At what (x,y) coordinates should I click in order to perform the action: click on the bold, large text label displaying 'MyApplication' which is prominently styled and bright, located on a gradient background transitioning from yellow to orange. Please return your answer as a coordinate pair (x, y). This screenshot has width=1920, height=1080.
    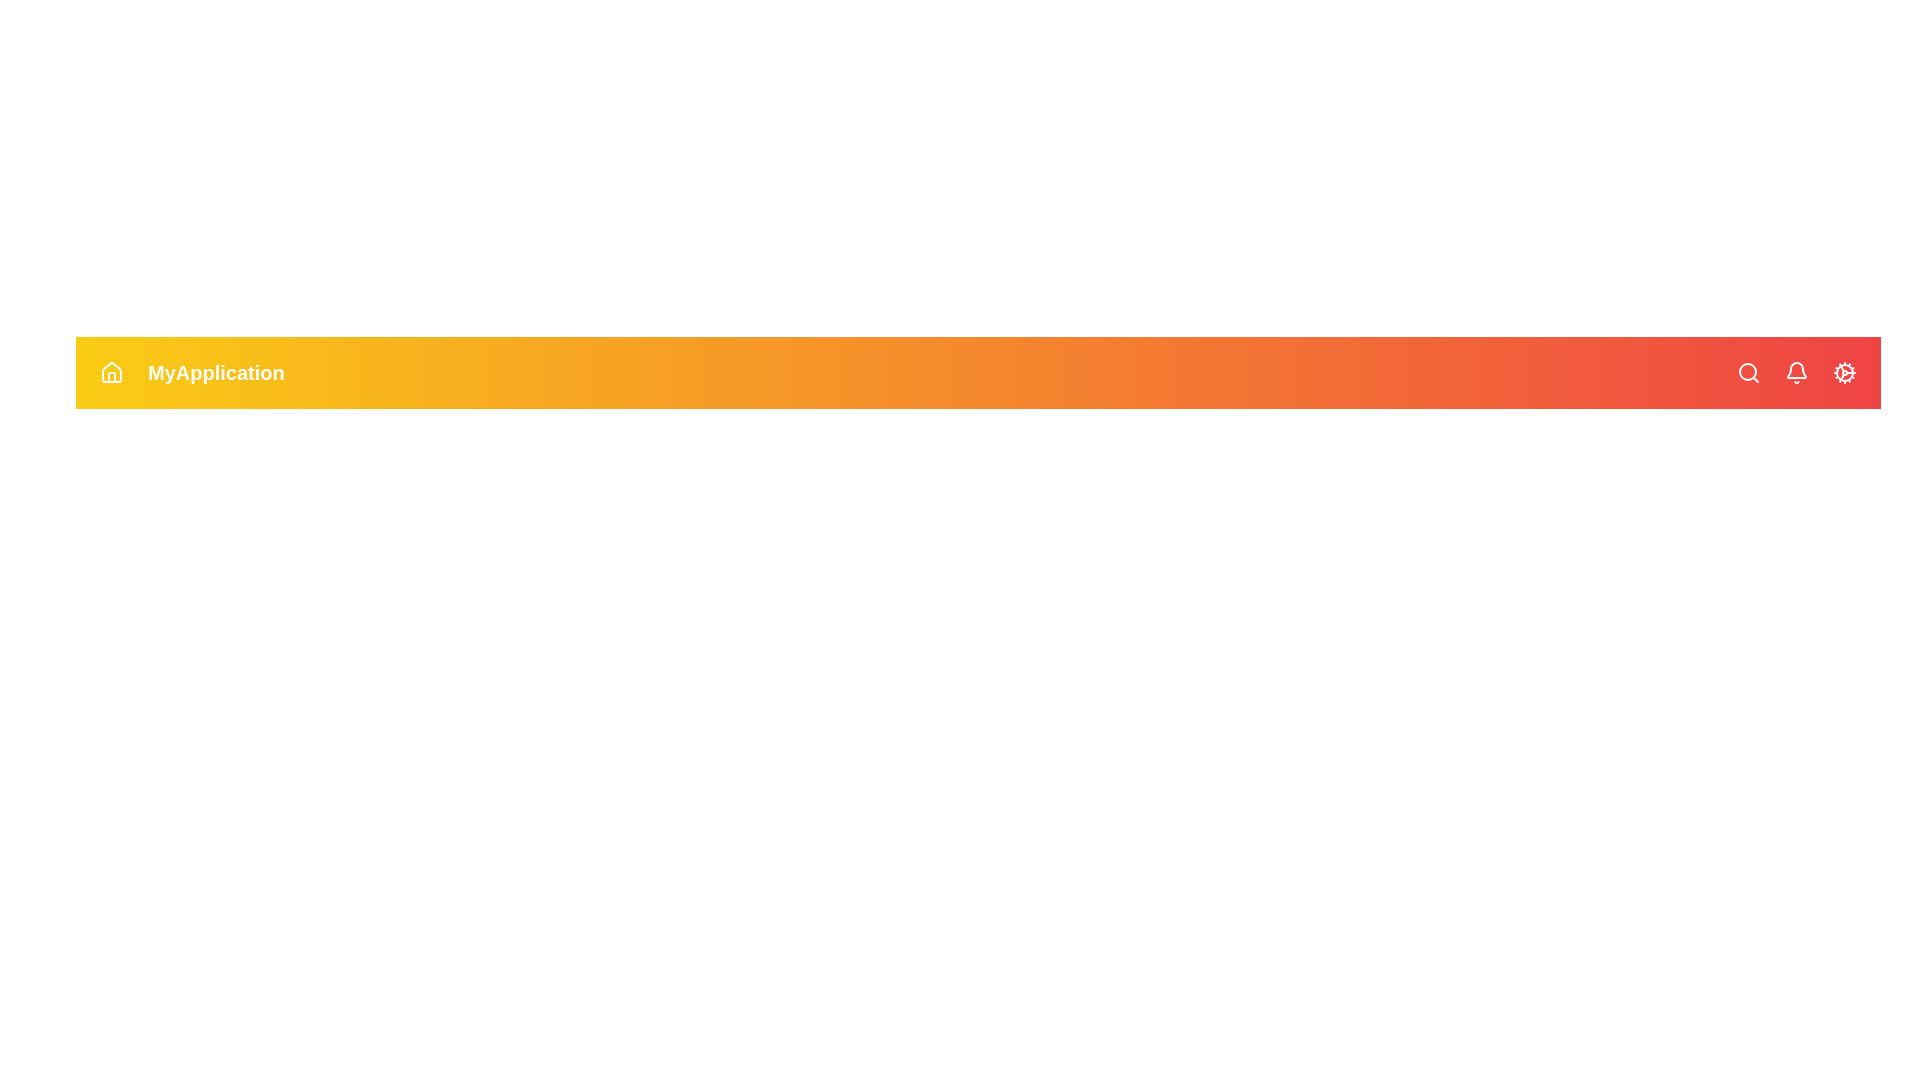
    Looking at the image, I should click on (216, 373).